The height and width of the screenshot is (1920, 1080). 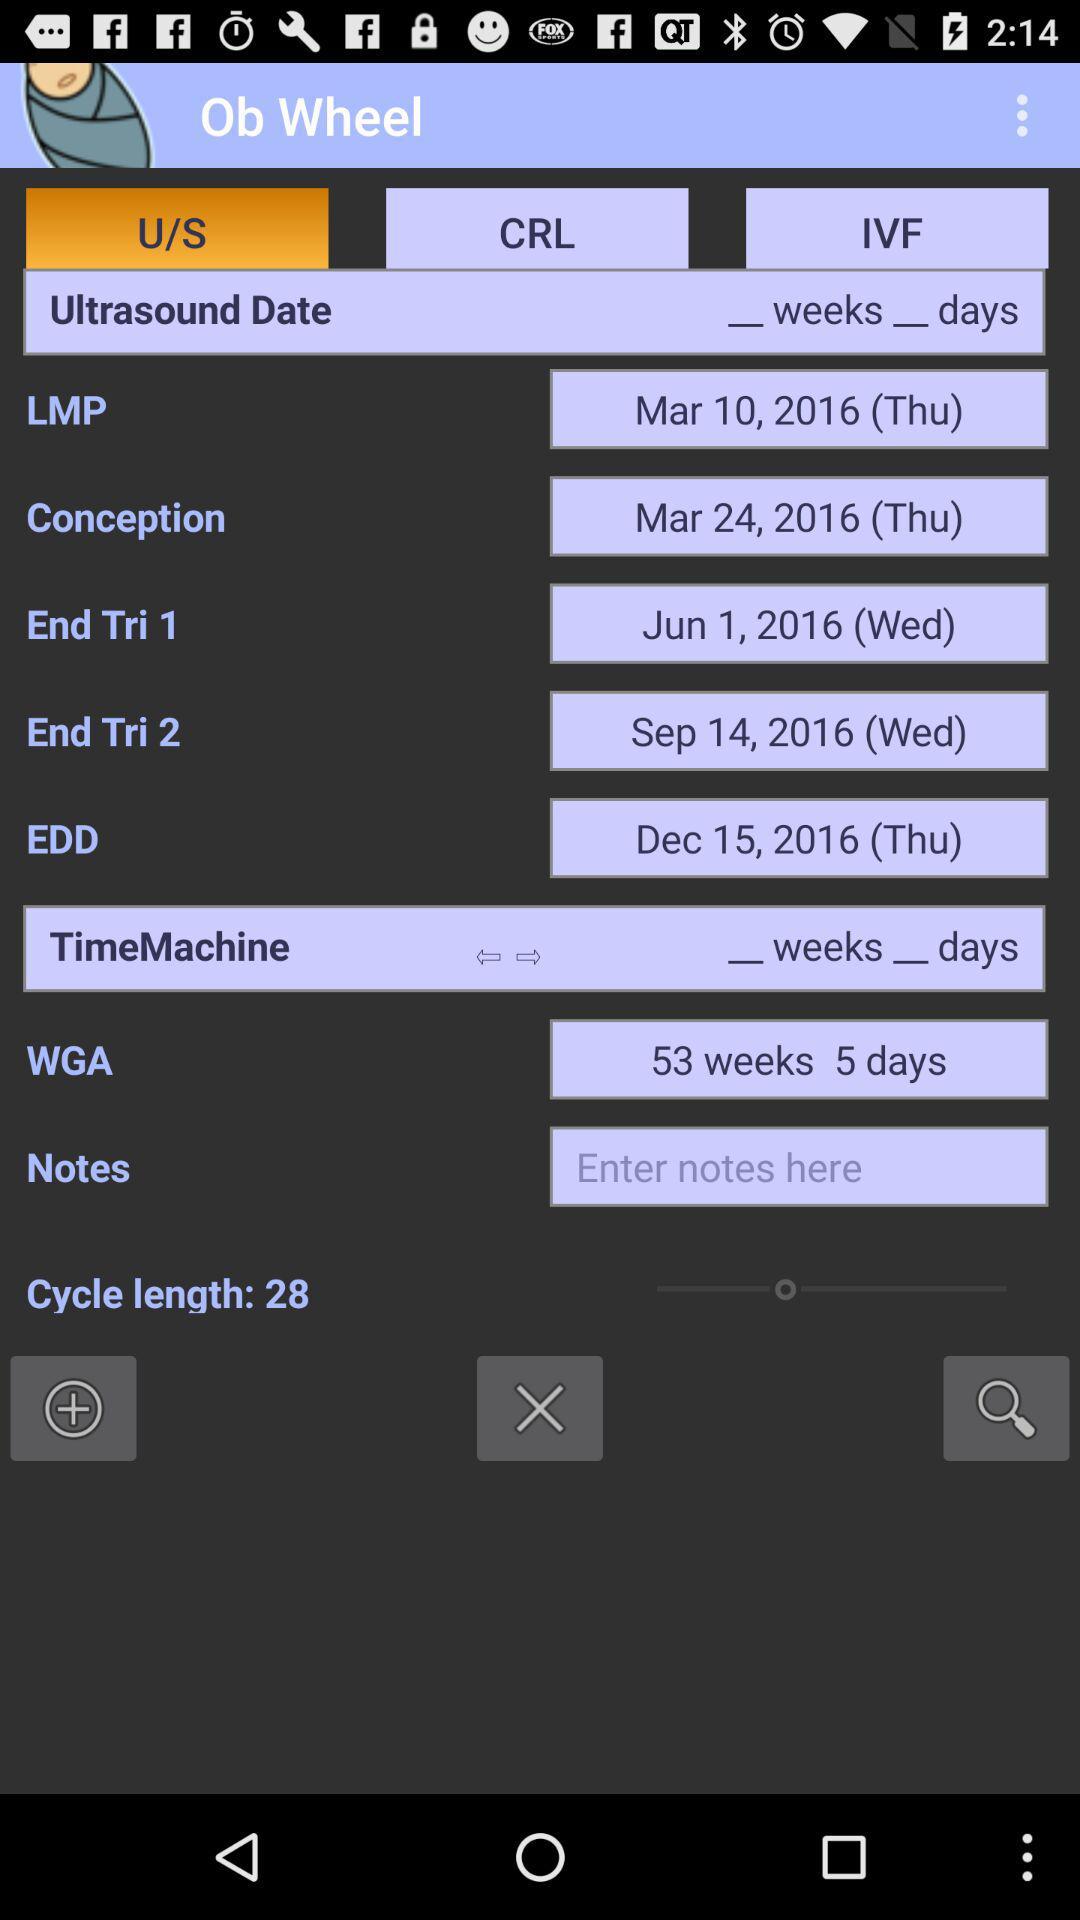 What do you see at coordinates (1006, 1407) in the screenshot?
I see `the item next to cycle length: 28 item` at bounding box center [1006, 1407].